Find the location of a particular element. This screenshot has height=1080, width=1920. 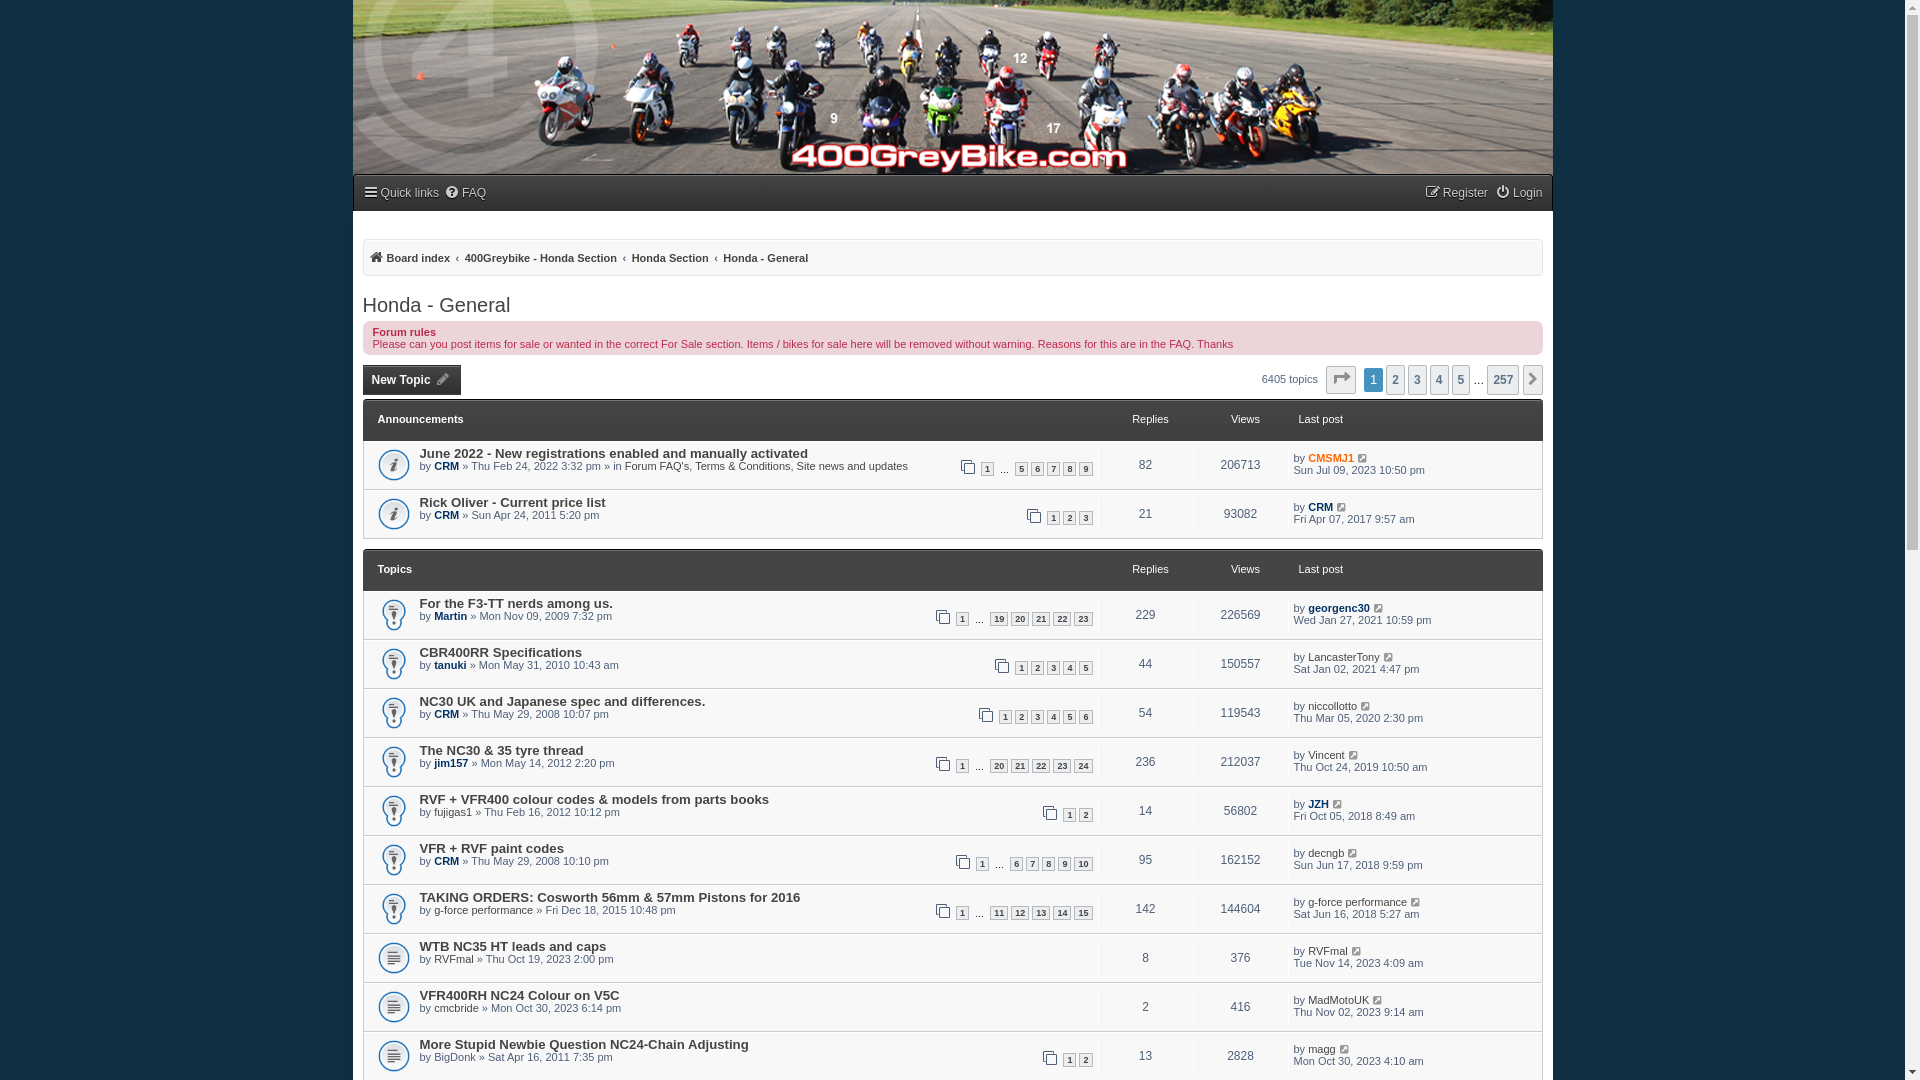

'RVFmal' is located at coordinates (1328, 950).